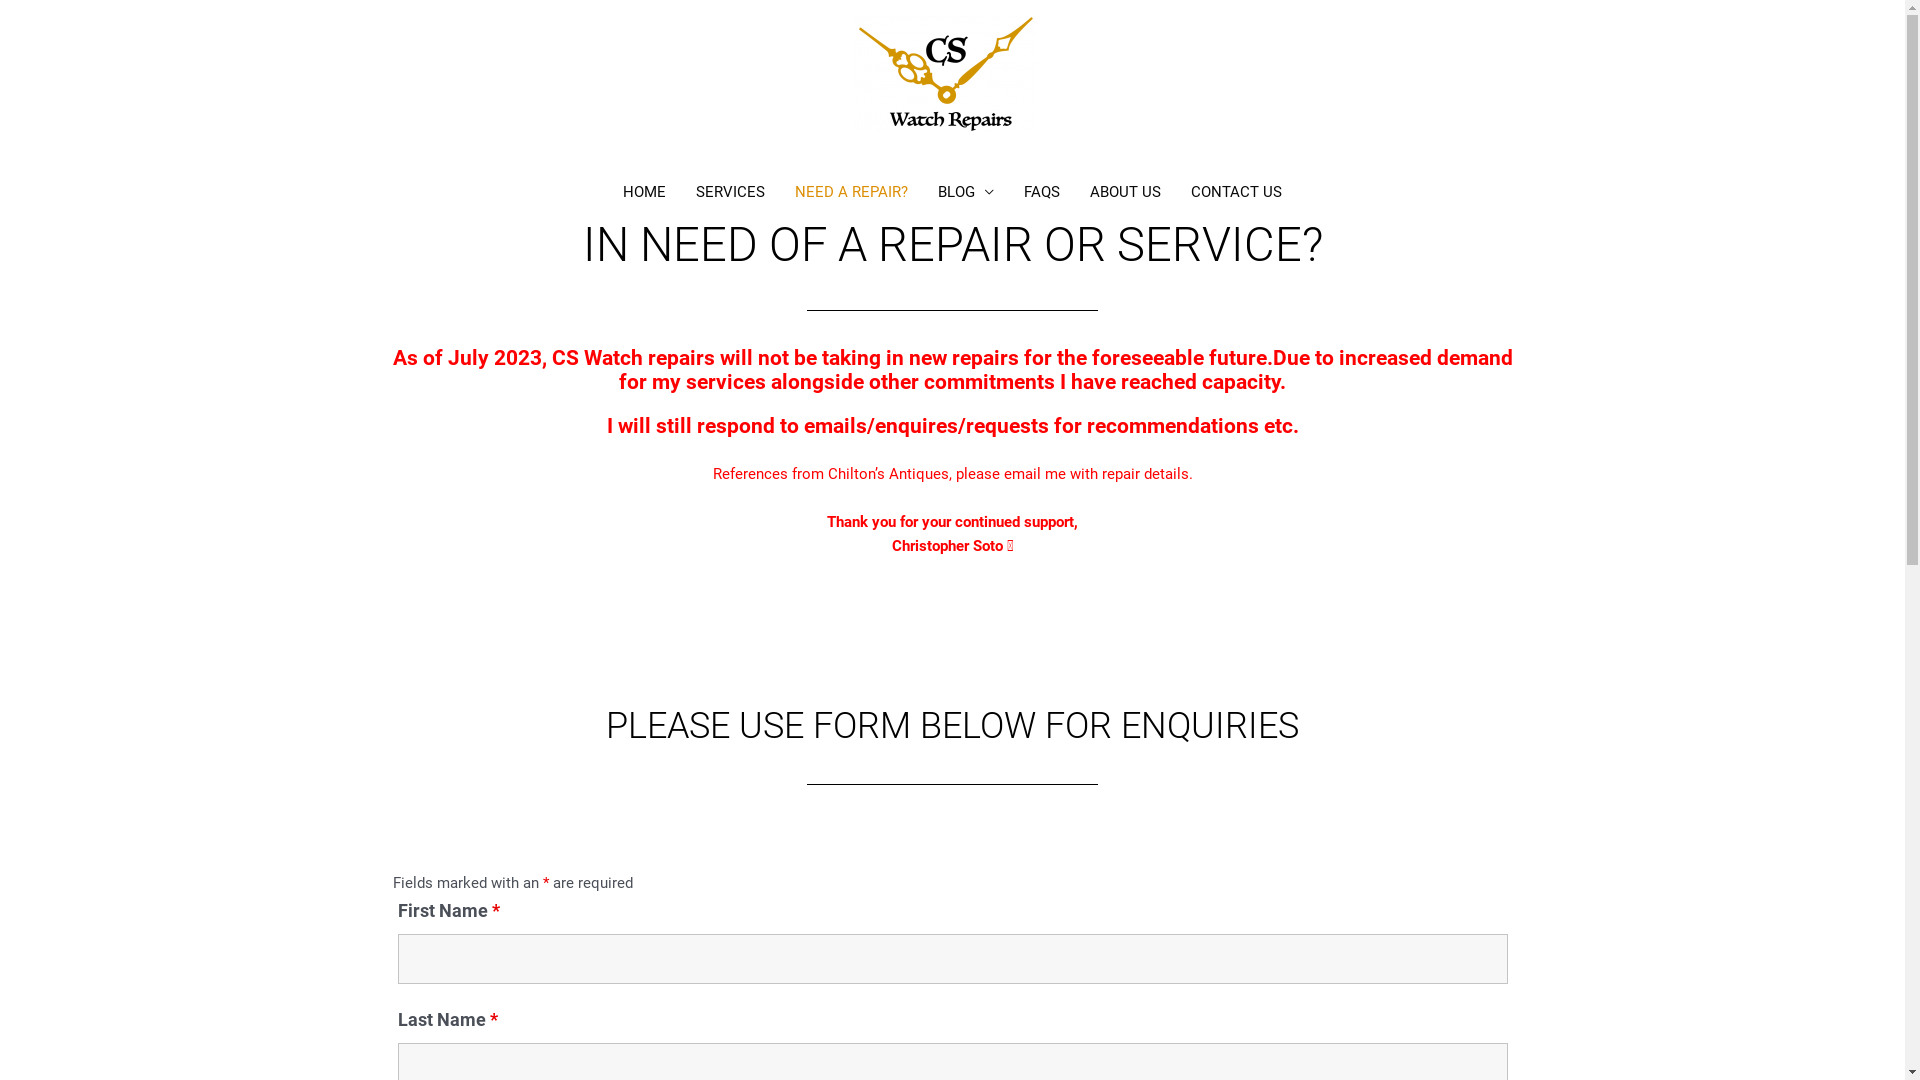 The image size is (1920, 1080). What do you see at coordinates (644, 192) in the screenshot?
I see `'HOME'` at bounding box center [644, 192].